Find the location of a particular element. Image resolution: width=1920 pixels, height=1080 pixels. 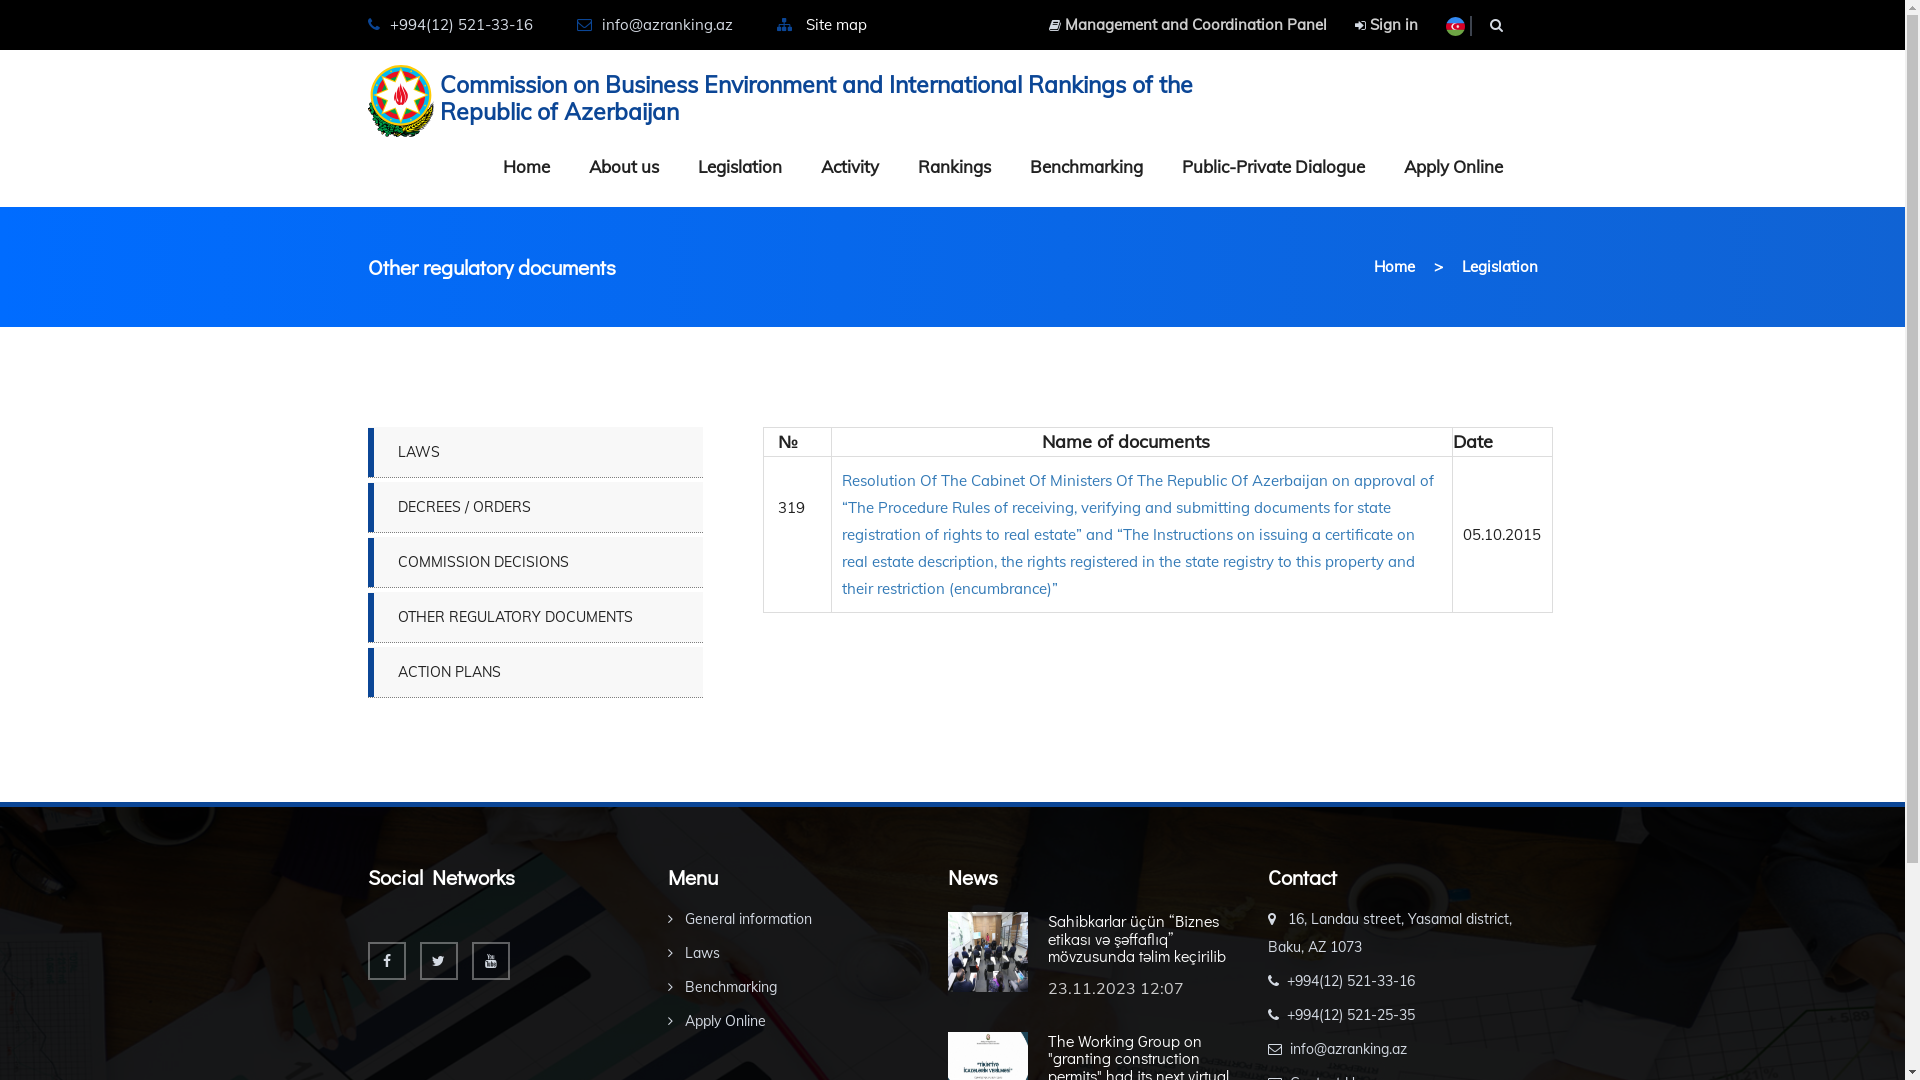

'Public-Private Dialogue' is located at coordinates (1272, 165).